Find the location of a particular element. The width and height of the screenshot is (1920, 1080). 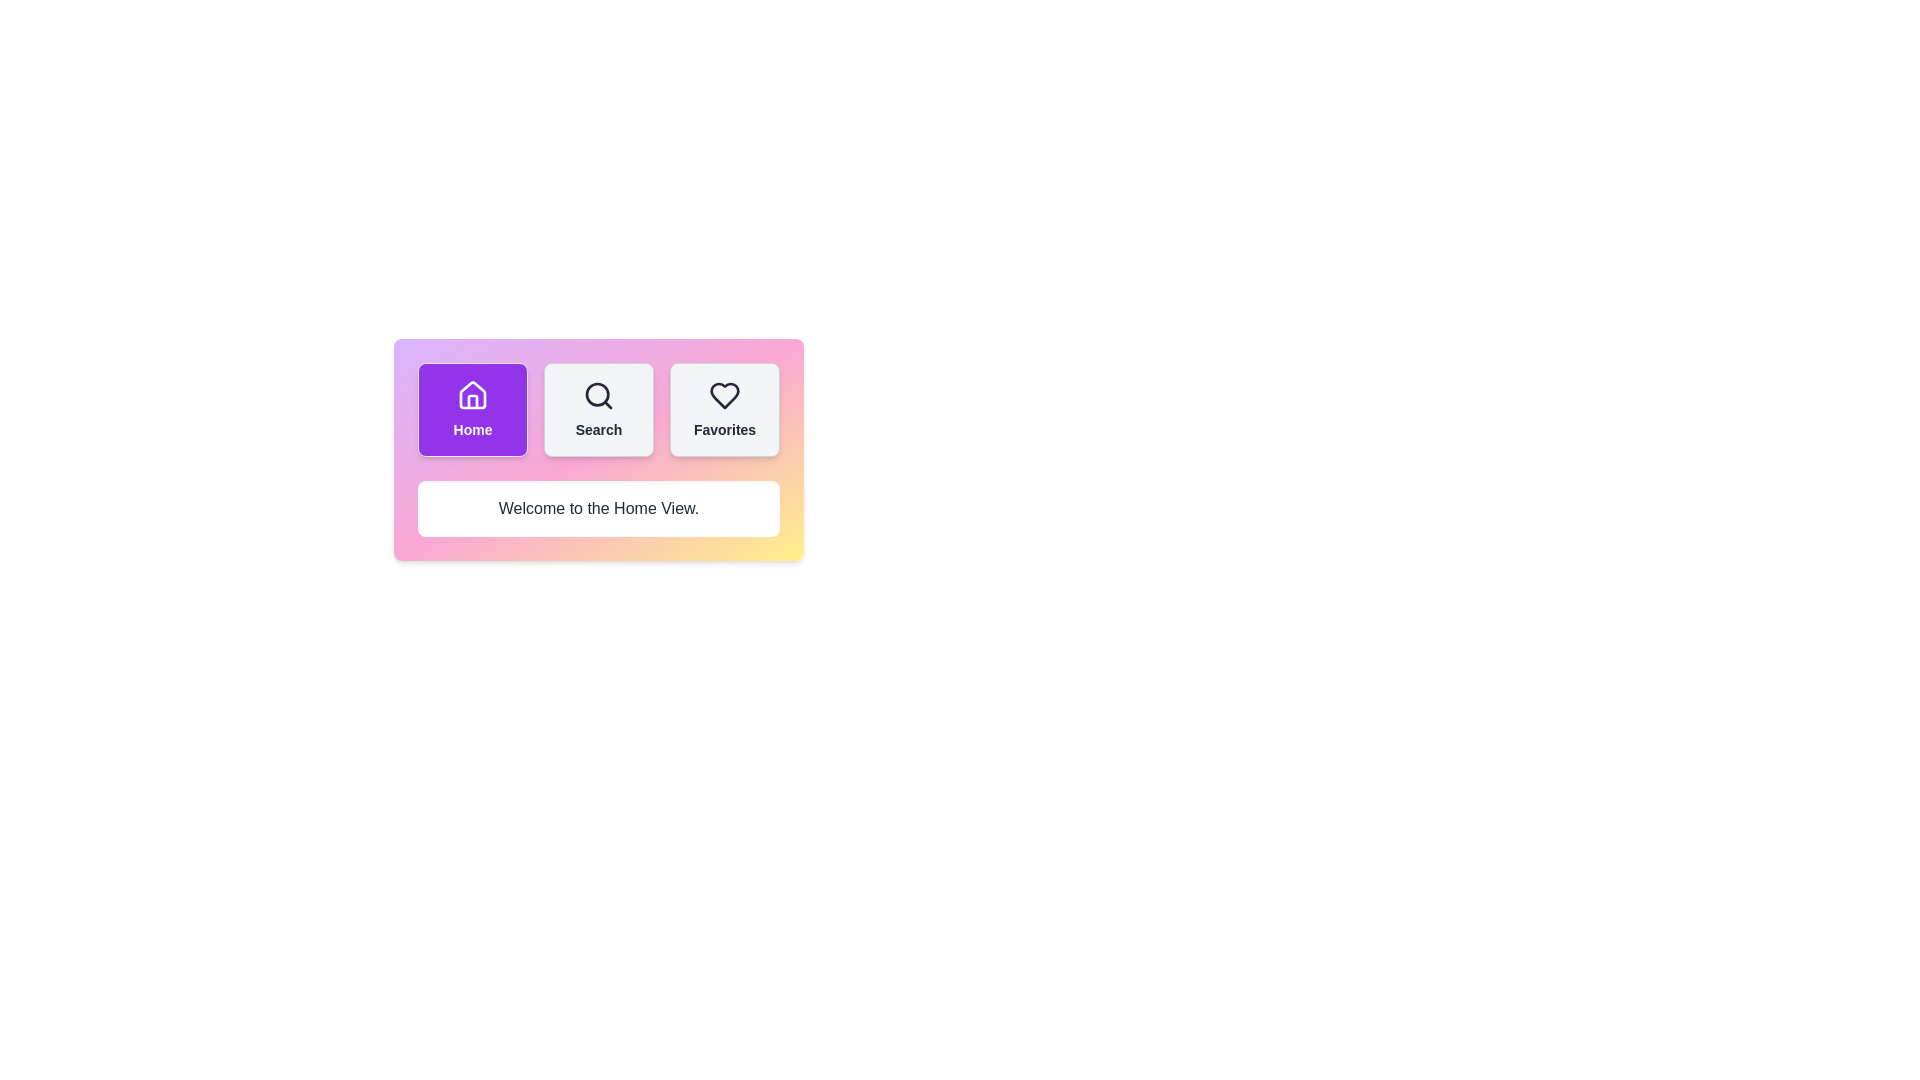

the house icon representing the 'Home' button, located at the top-left corner of the button group is located at coordinates (472, 396).